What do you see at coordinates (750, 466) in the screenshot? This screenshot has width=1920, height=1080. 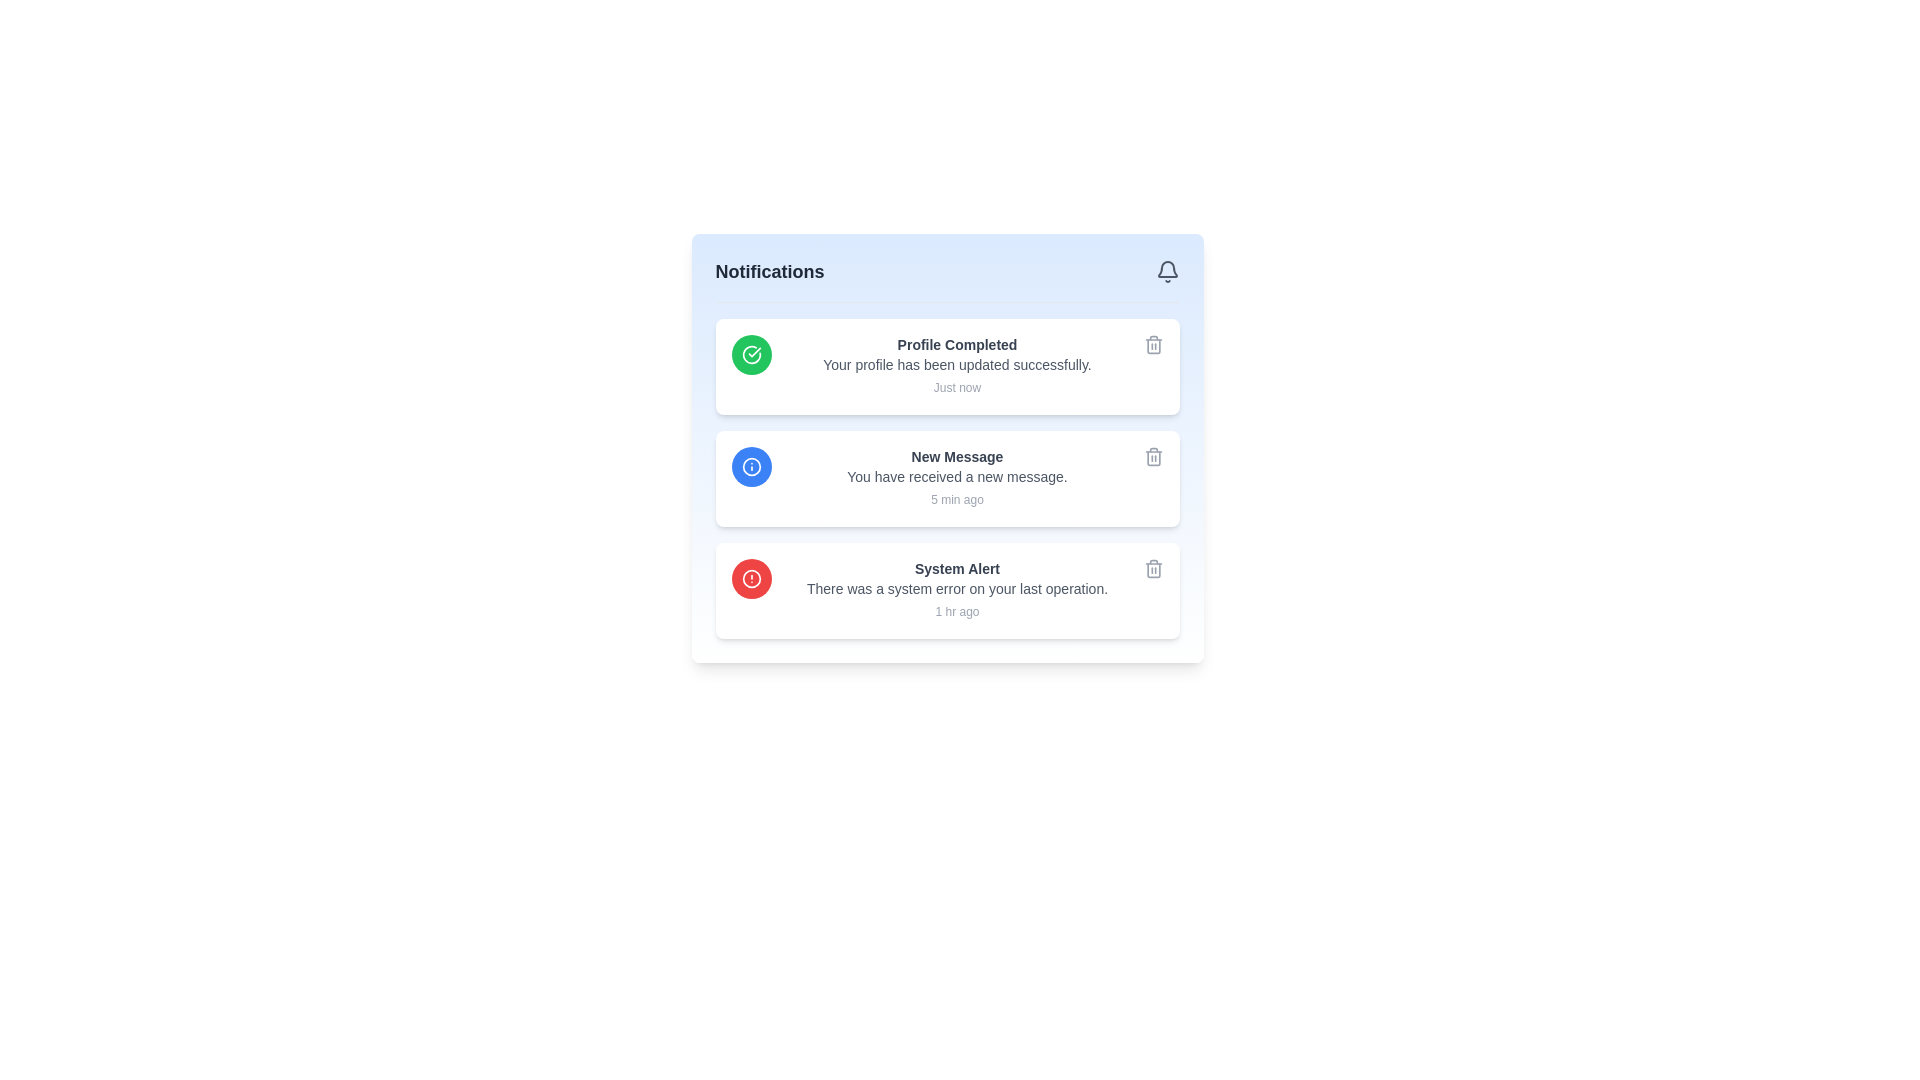 I see `the status icon for the 'New Message' notification located at the far-left side of the notification card, specifically the second item in the list` at bounding box center [750, 466].